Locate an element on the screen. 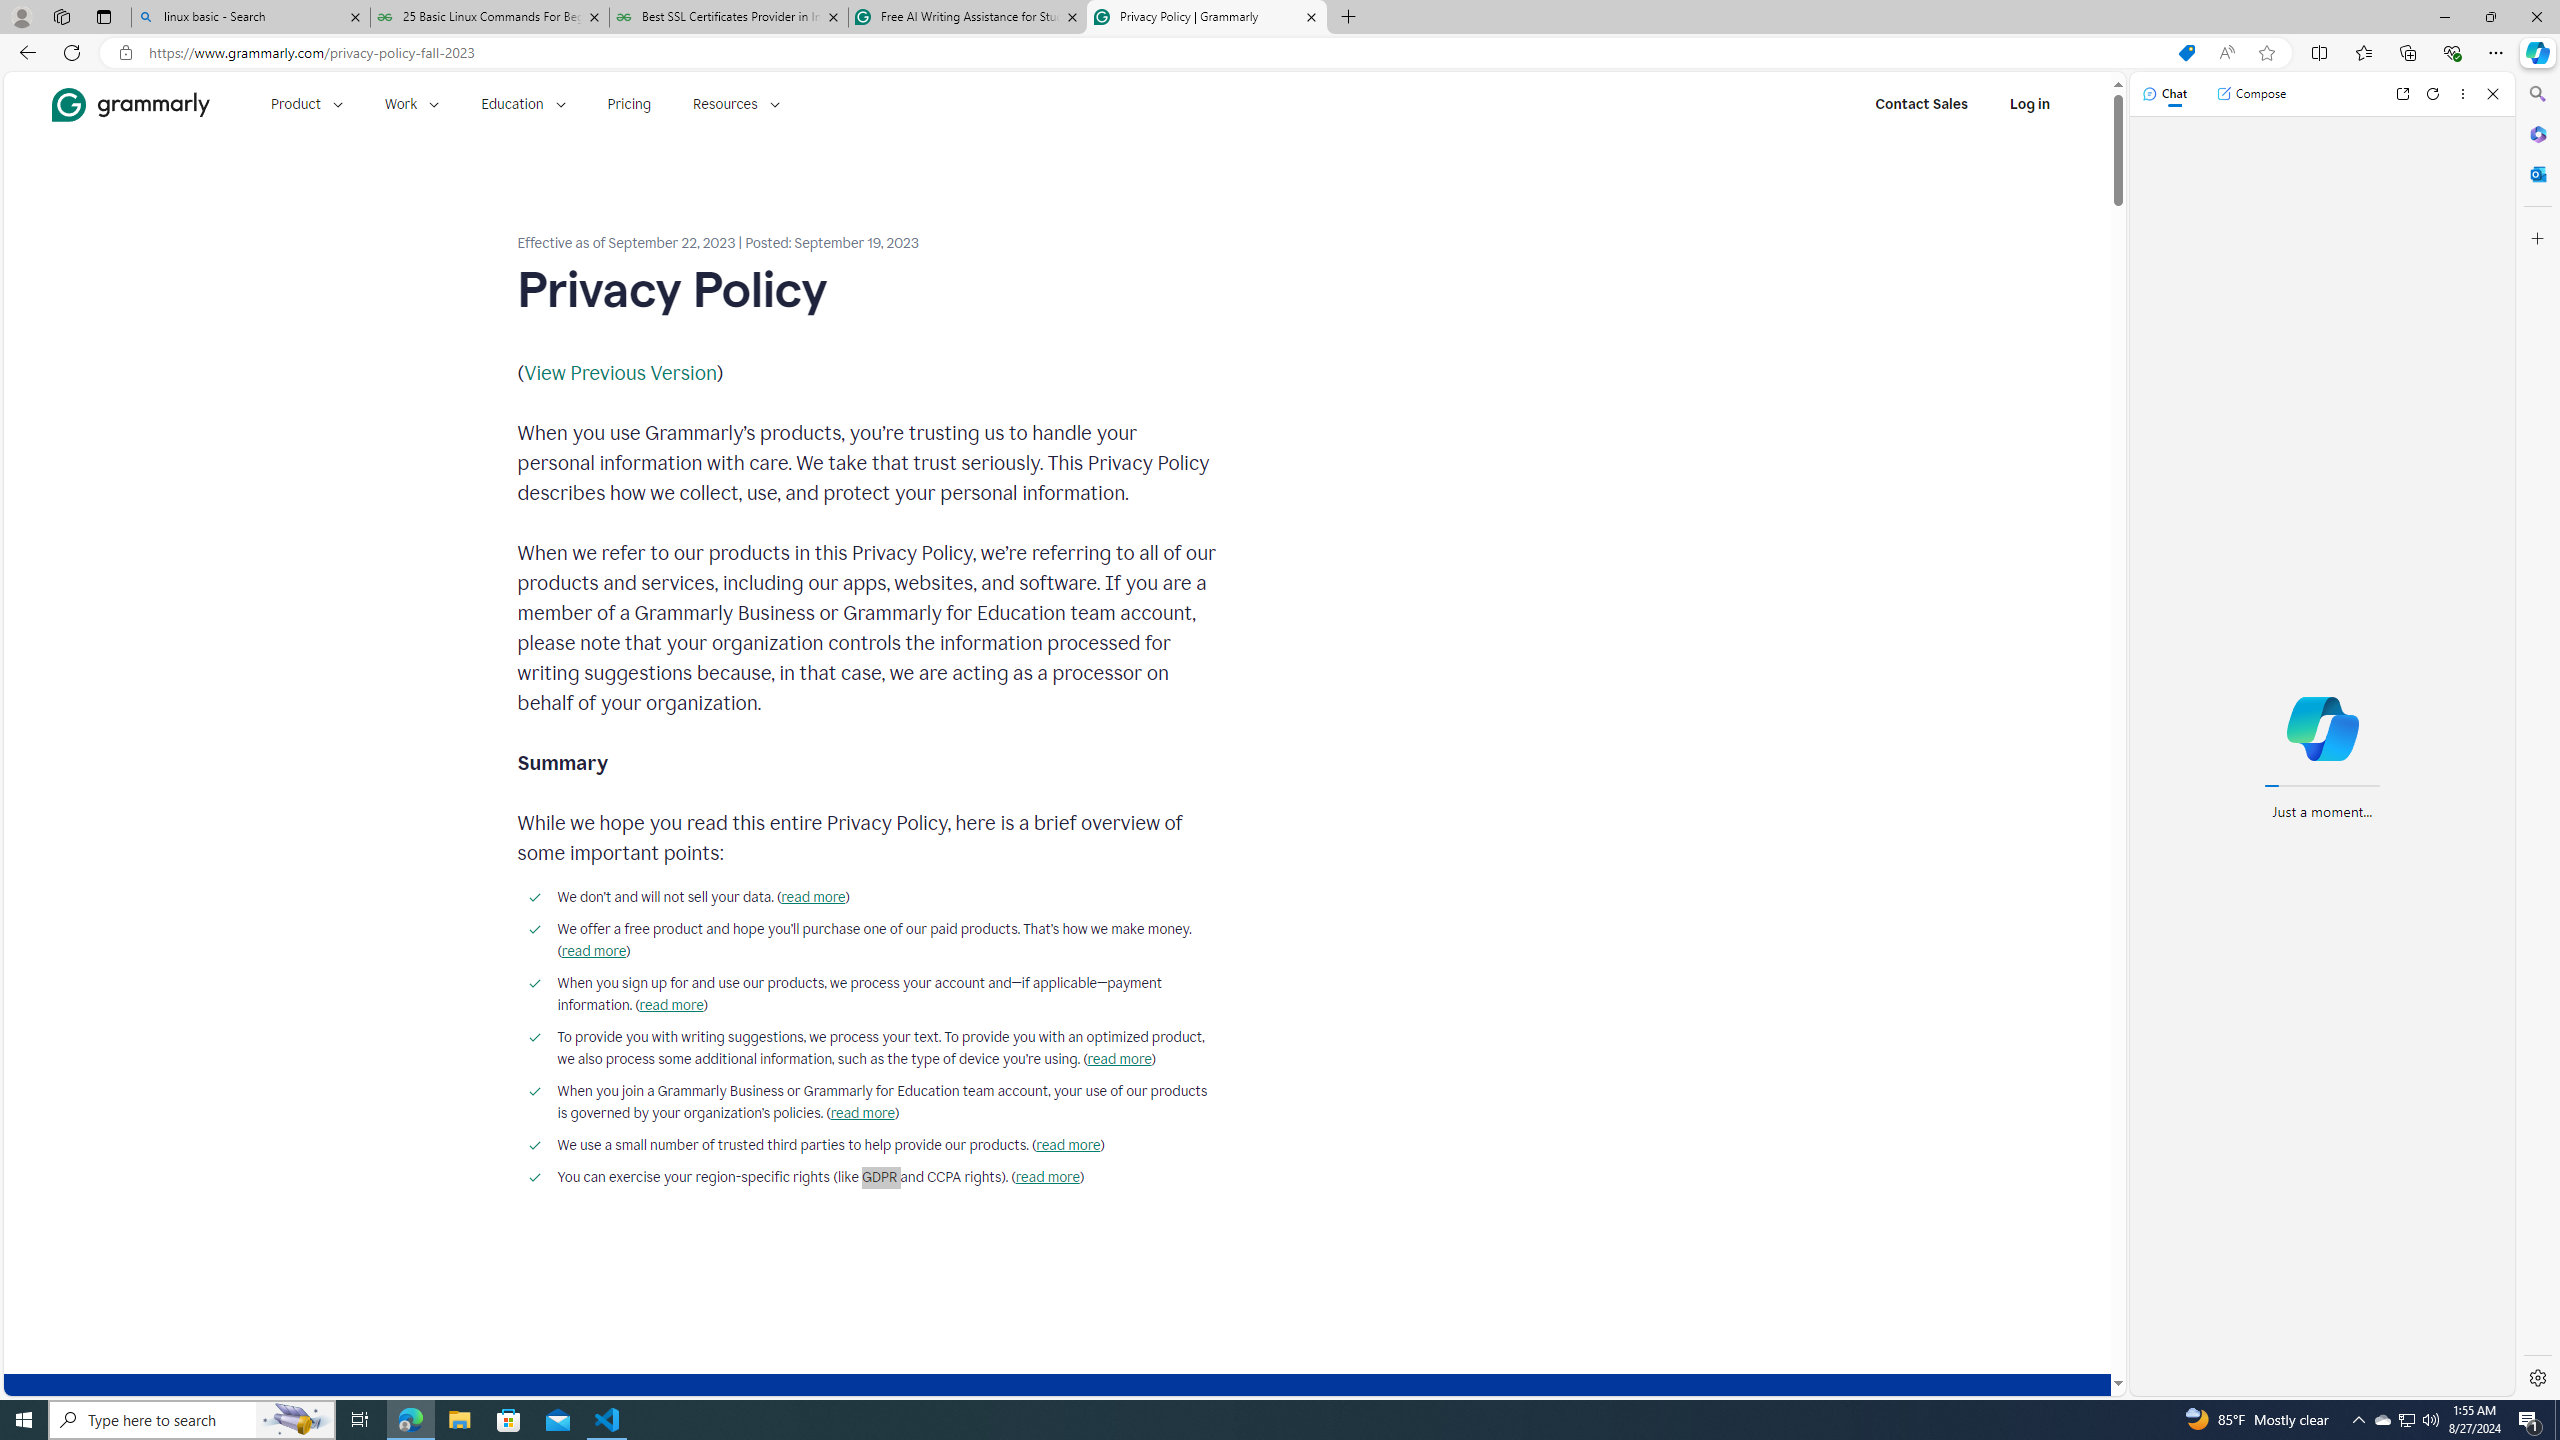 This screenshot has width=2560, height=1440. 'Pricing' is located at coordinates (628, 103).